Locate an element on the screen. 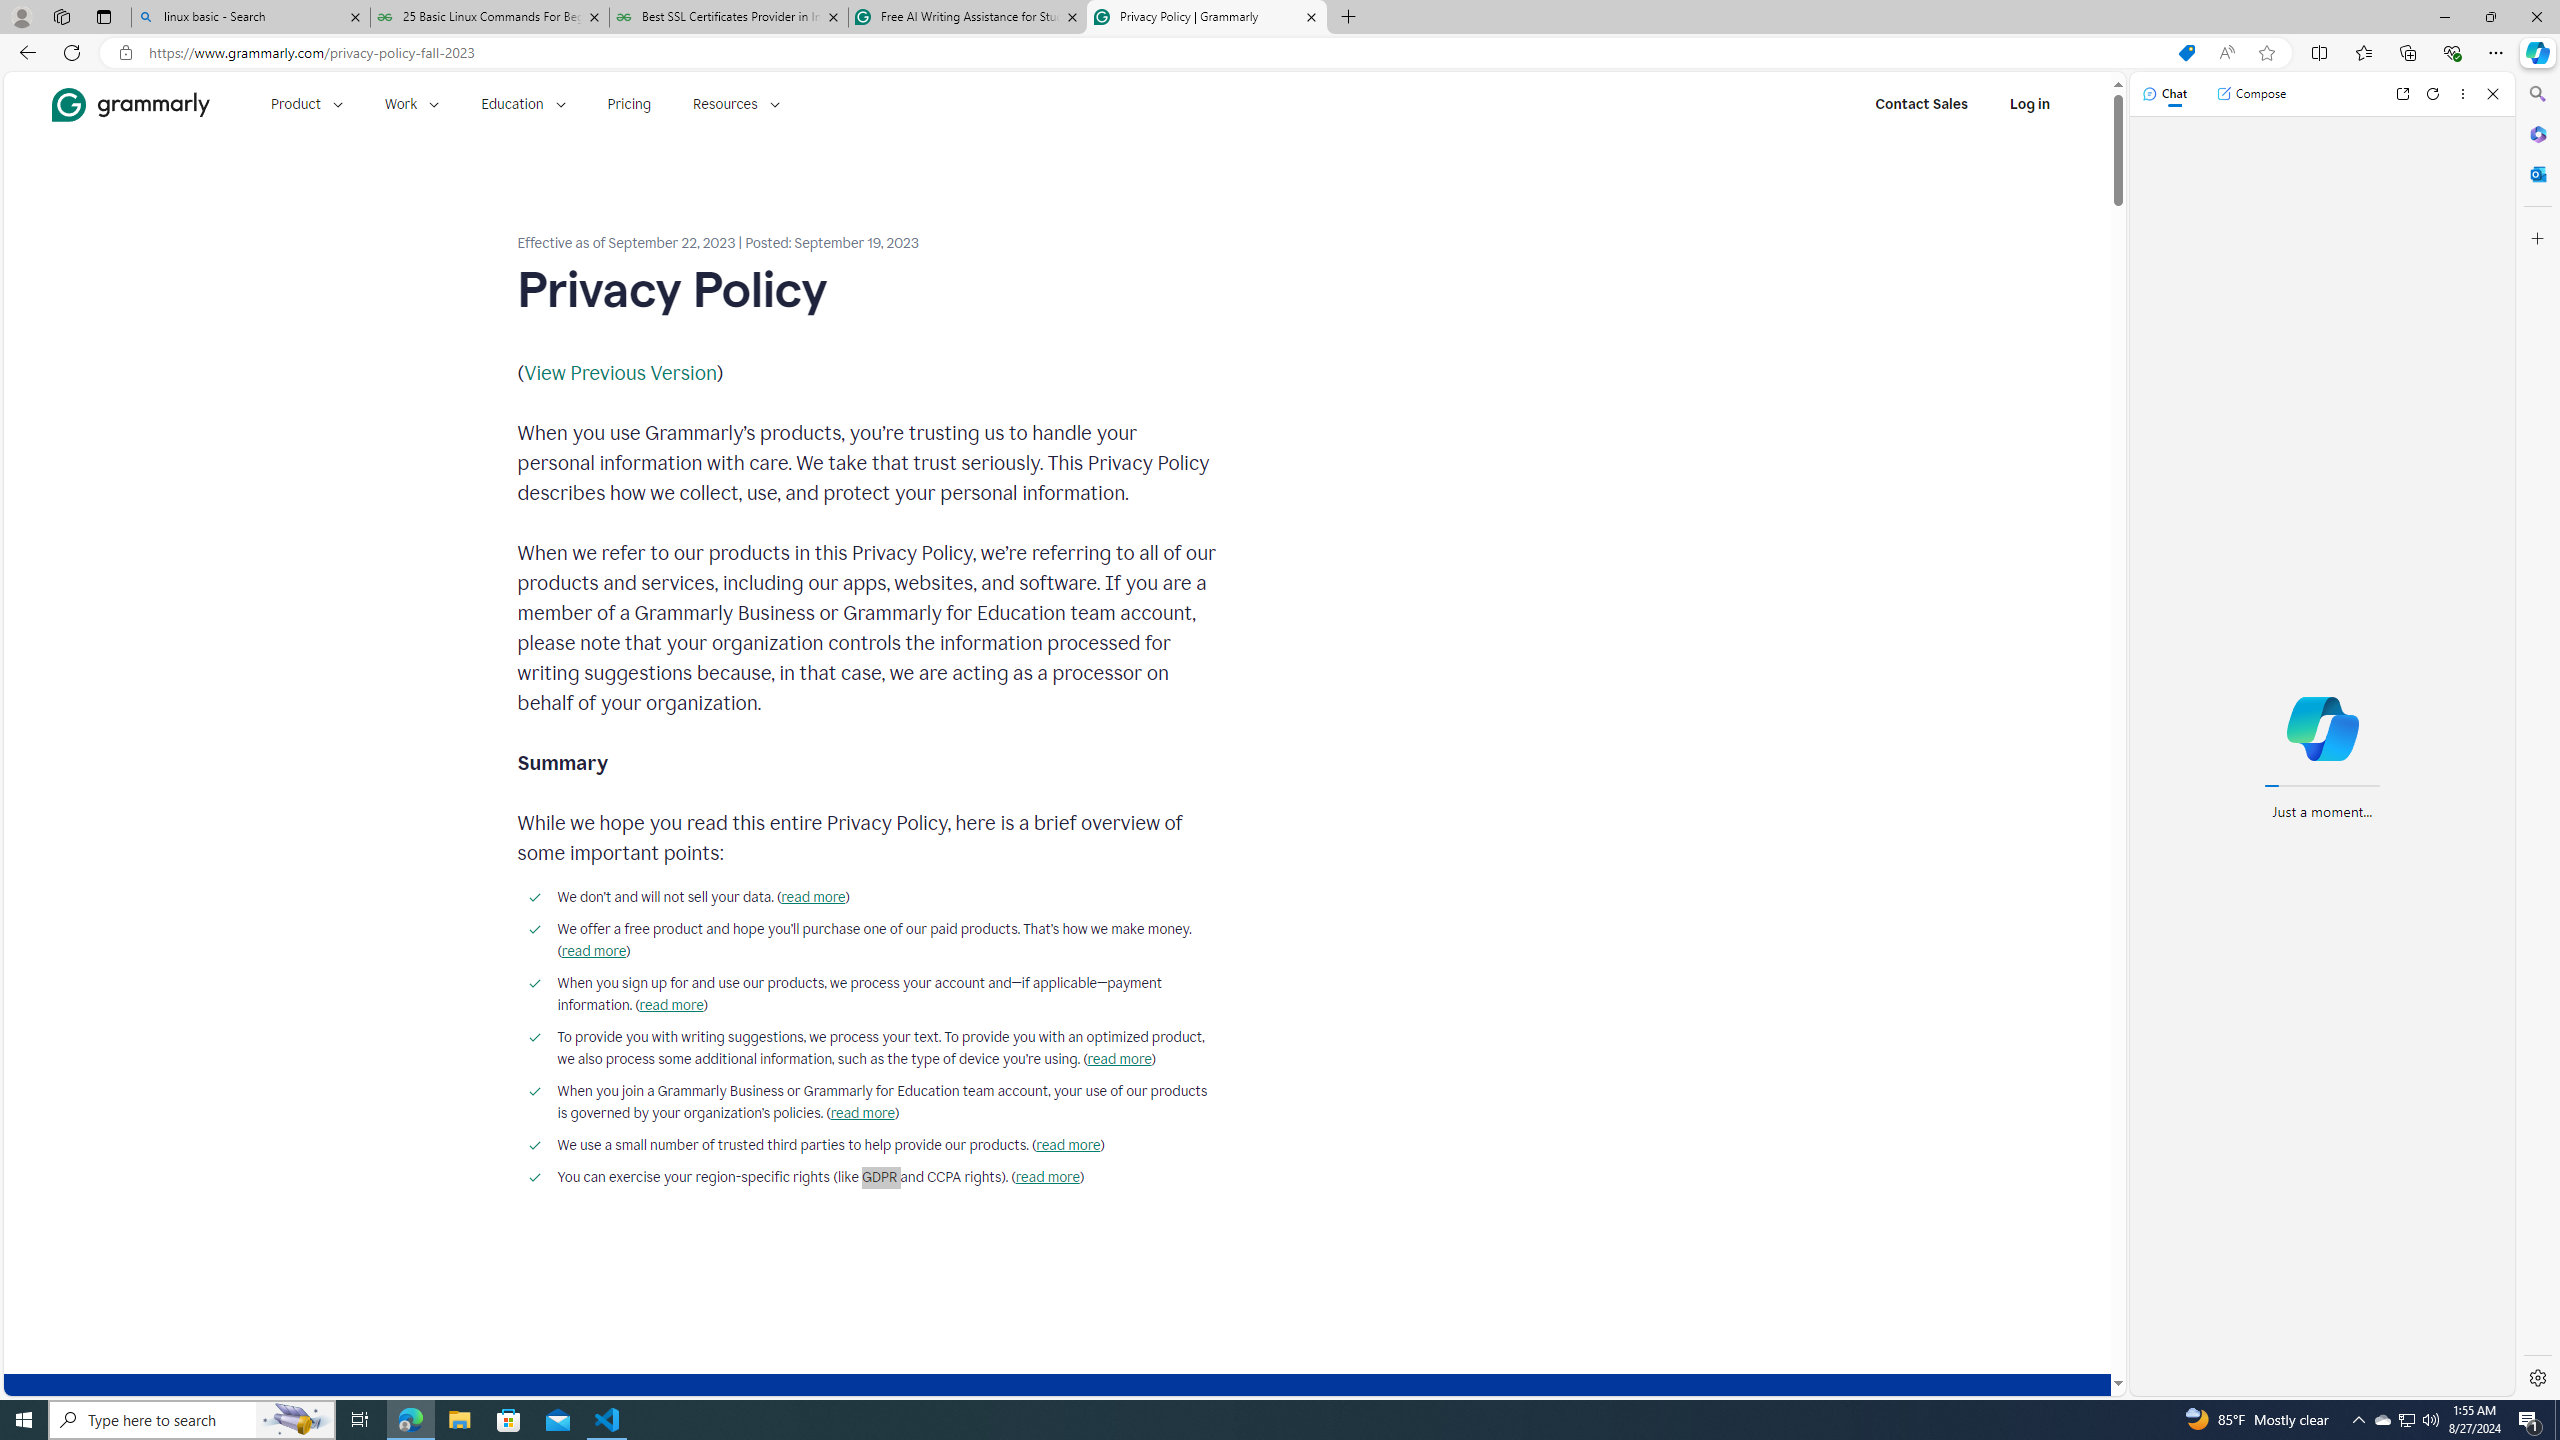 This screenshot has width=2560, height=1440. 'Pricing' is located at coordinates (628, 103).